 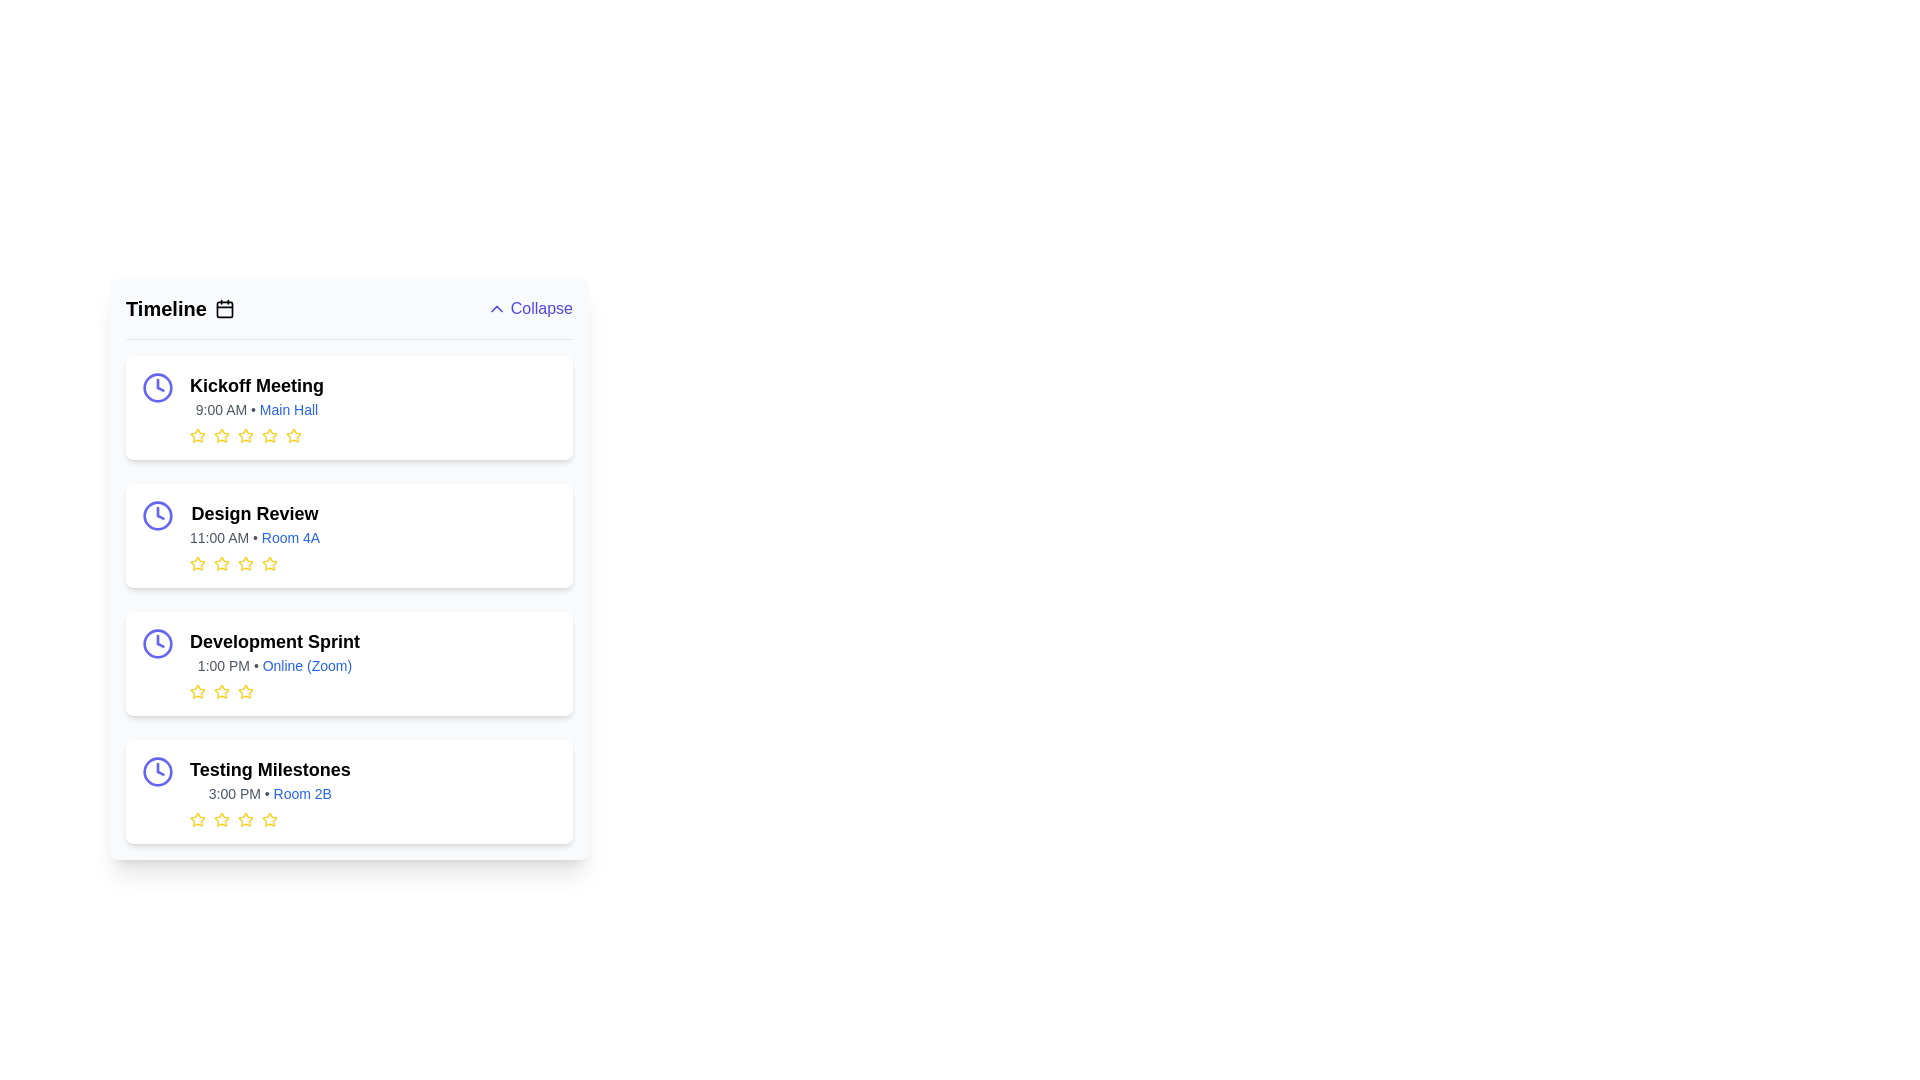 I want to click on the blue outlined circular SVG element located inside the clock icon, adjacent to the 'Testing Milestones' card, which is part of the fourth item in the vertical list of timeline entries, so click(x=157, y=770).